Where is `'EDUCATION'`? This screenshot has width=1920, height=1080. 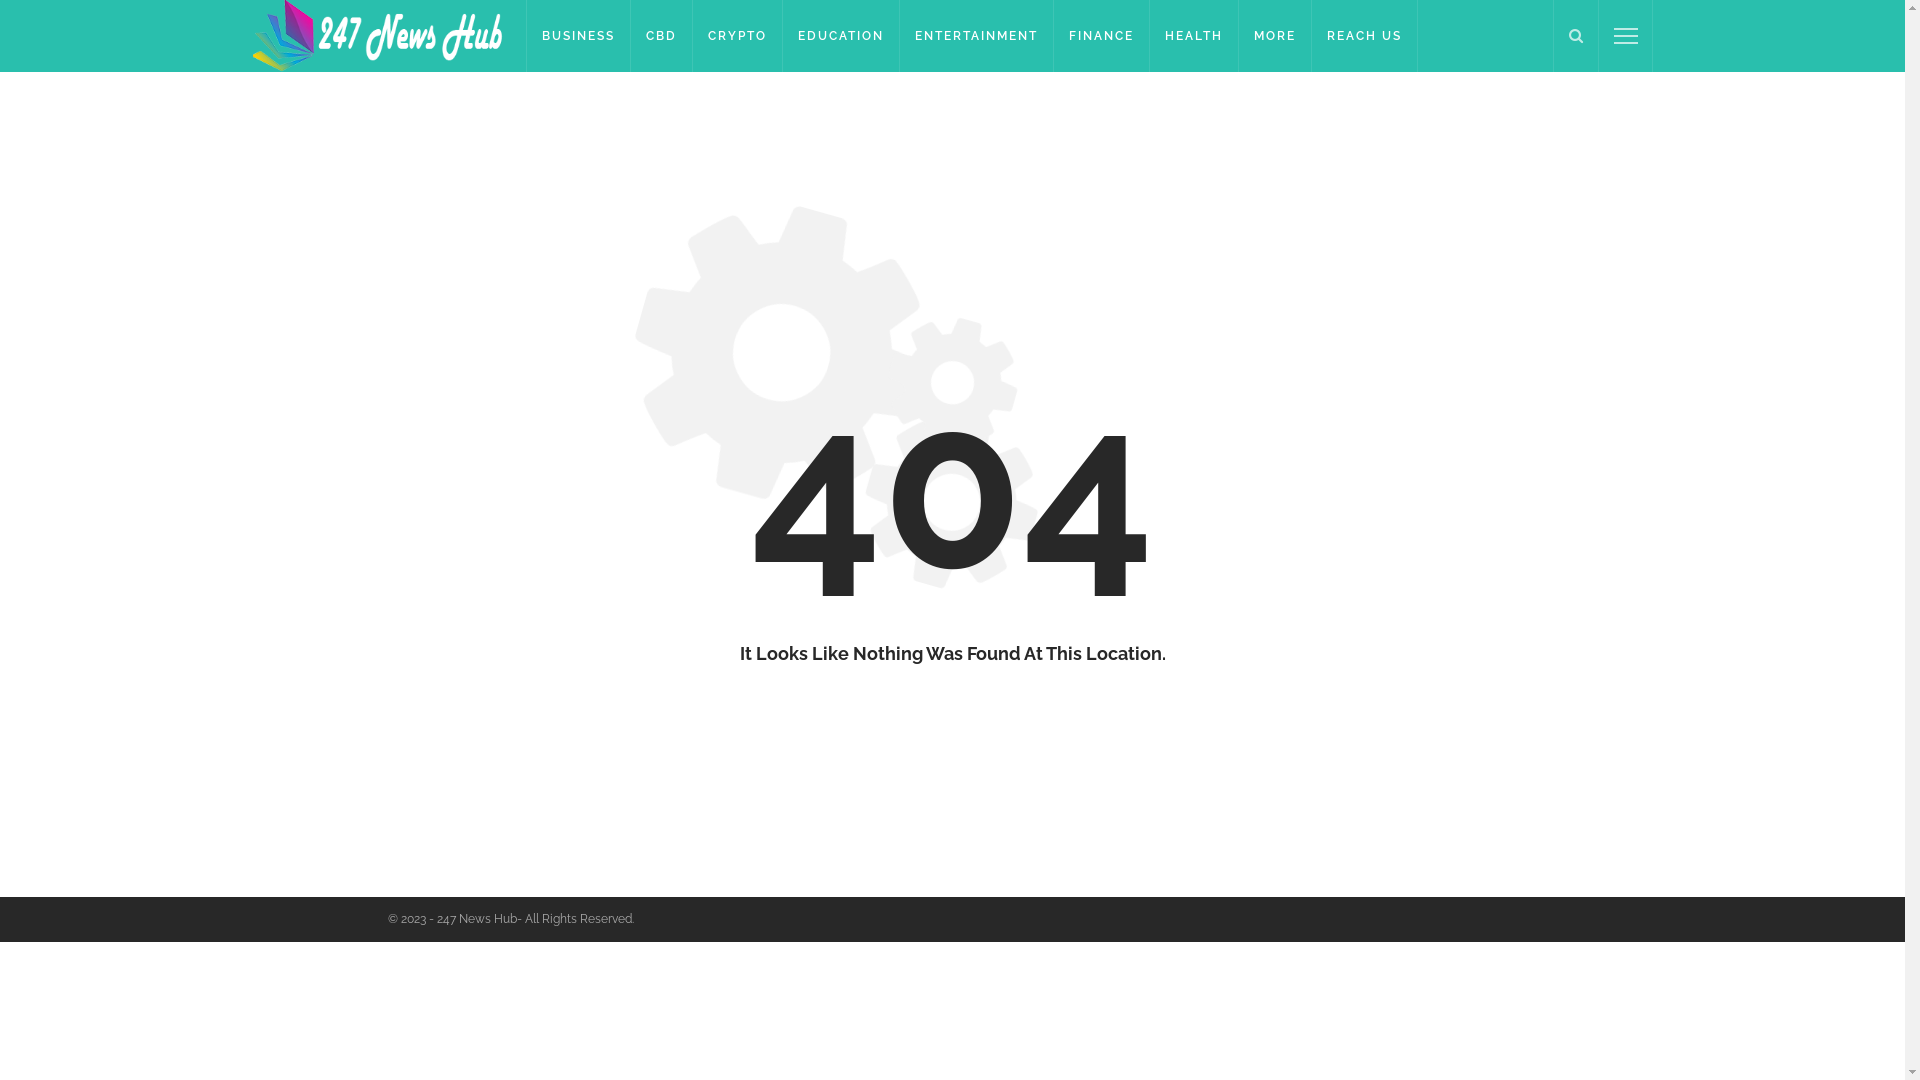 'EDUCATION' is located at coordinates (841, 35).